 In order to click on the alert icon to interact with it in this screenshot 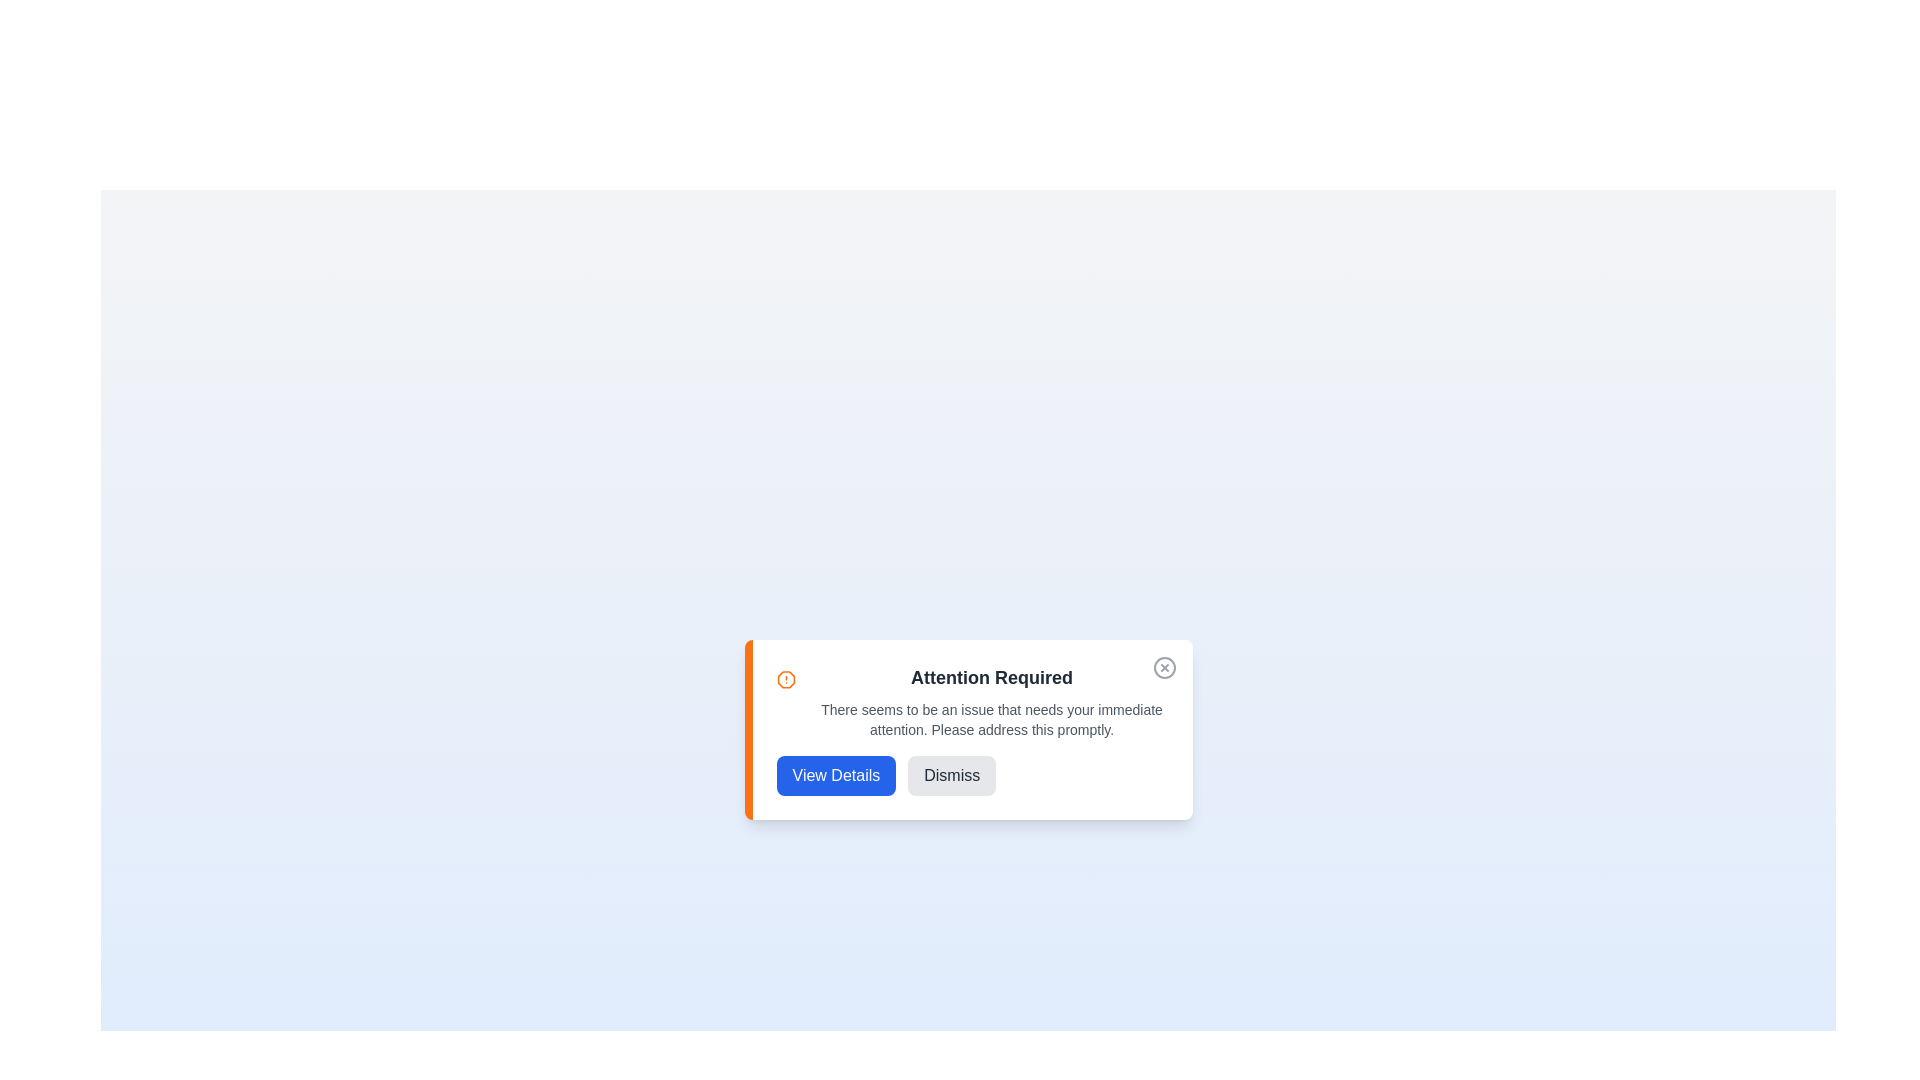, I will do `click(785, 678)`.